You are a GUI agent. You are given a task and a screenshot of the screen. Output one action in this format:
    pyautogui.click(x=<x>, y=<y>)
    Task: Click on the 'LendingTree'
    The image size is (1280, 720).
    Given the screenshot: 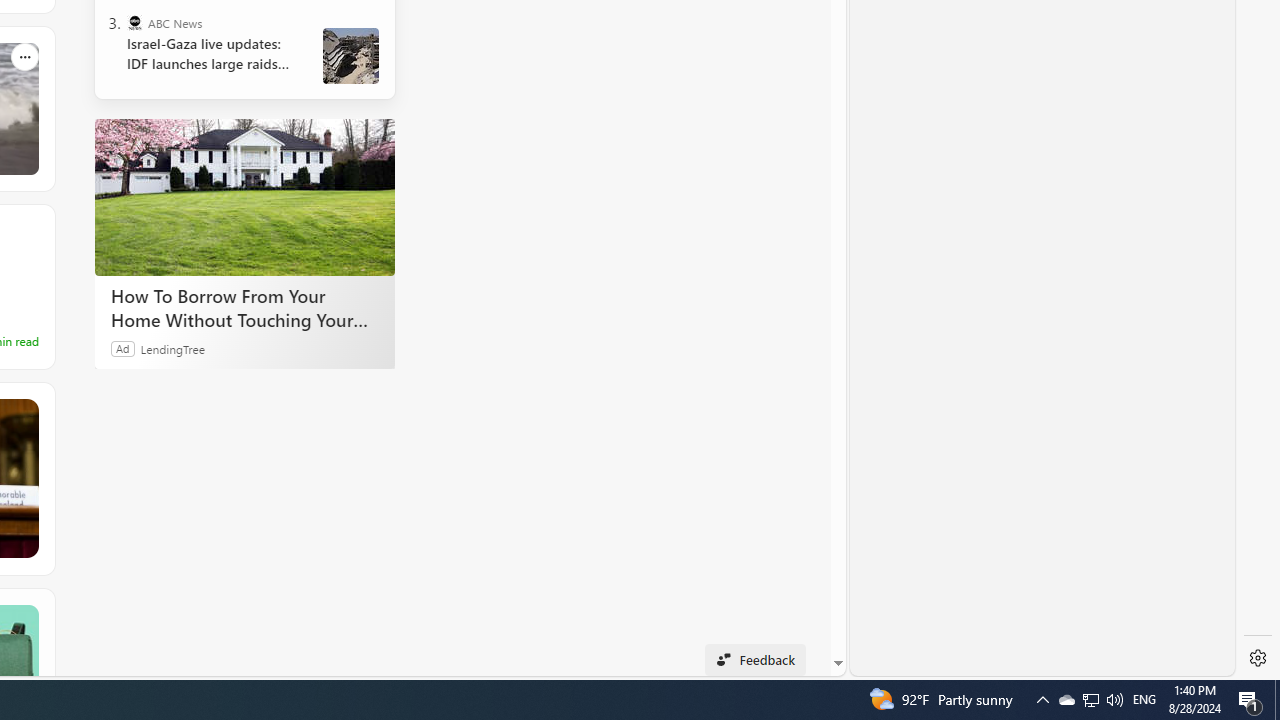 What is the action you would take?
    pyautogui.click(x=172, y=347)
    